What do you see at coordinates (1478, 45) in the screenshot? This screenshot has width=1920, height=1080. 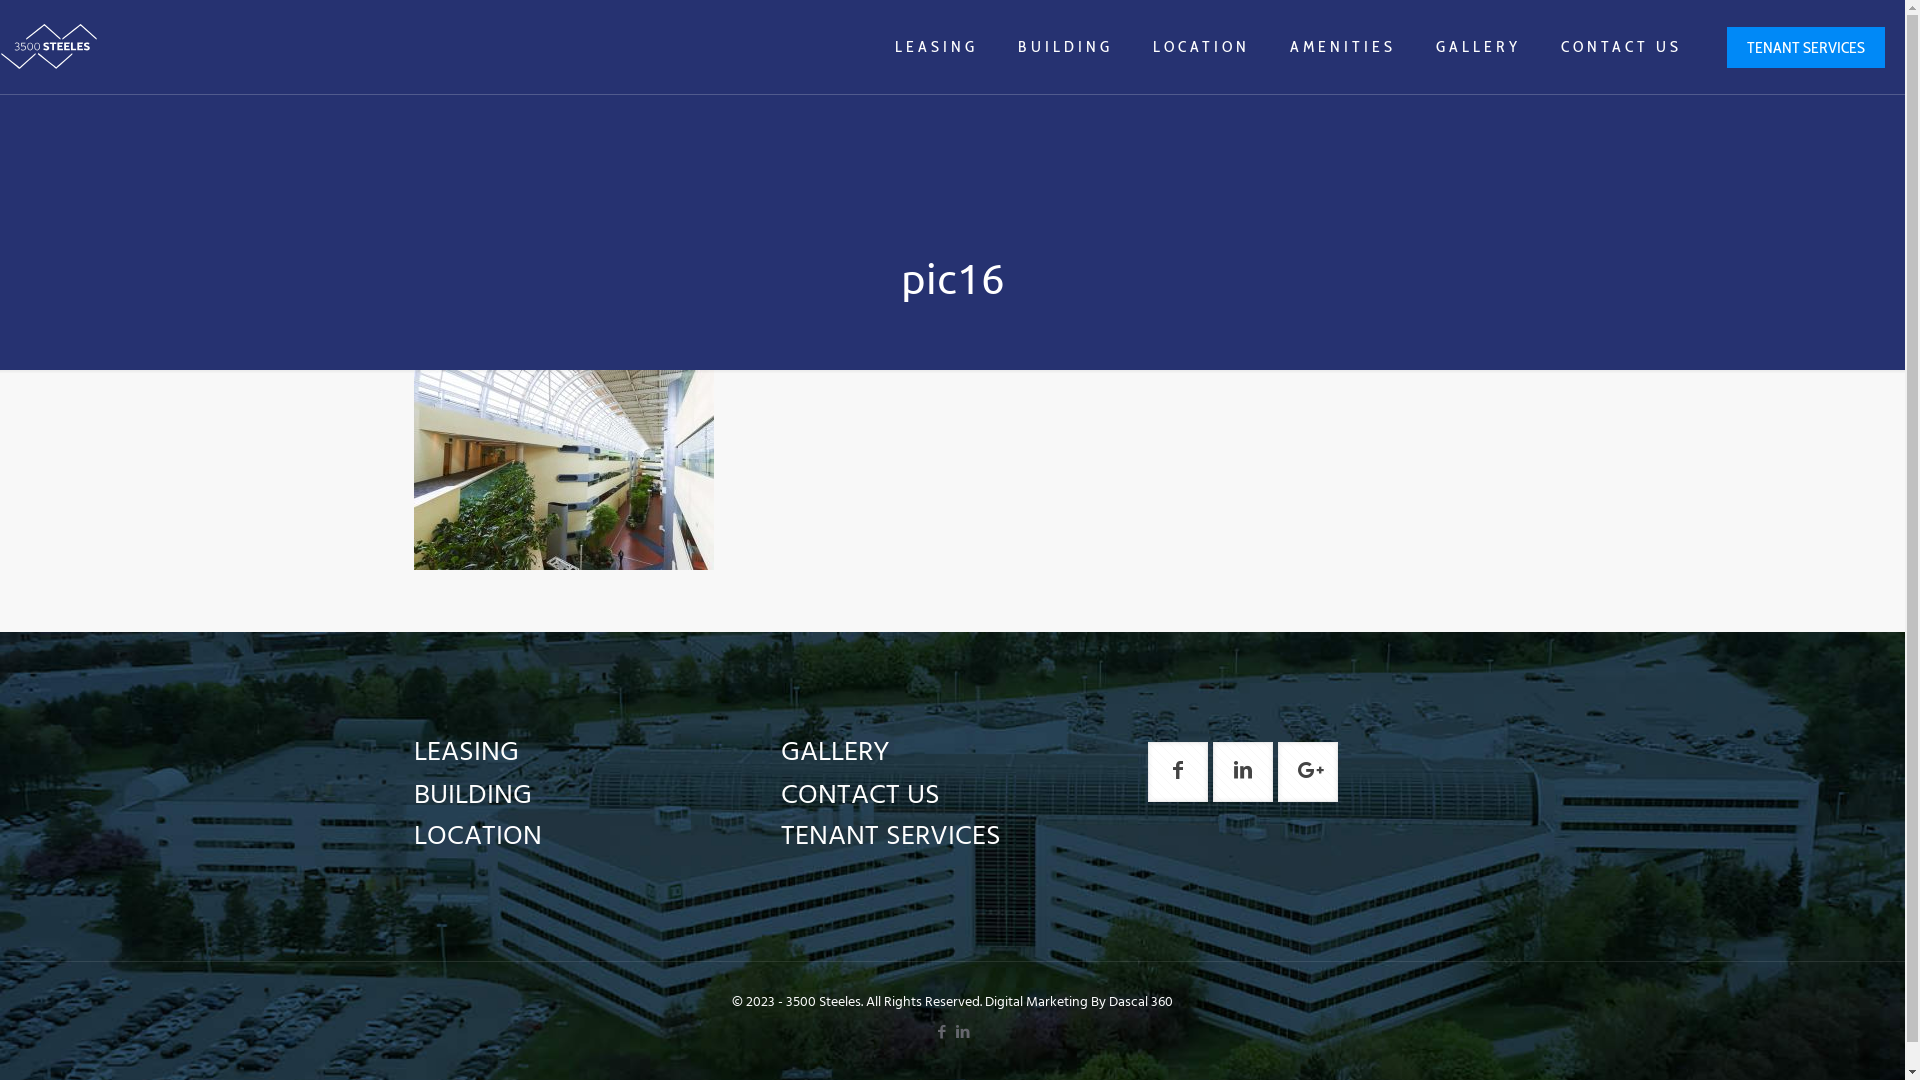 I see `'GALLERY'` at bounding box center [1478, 45].